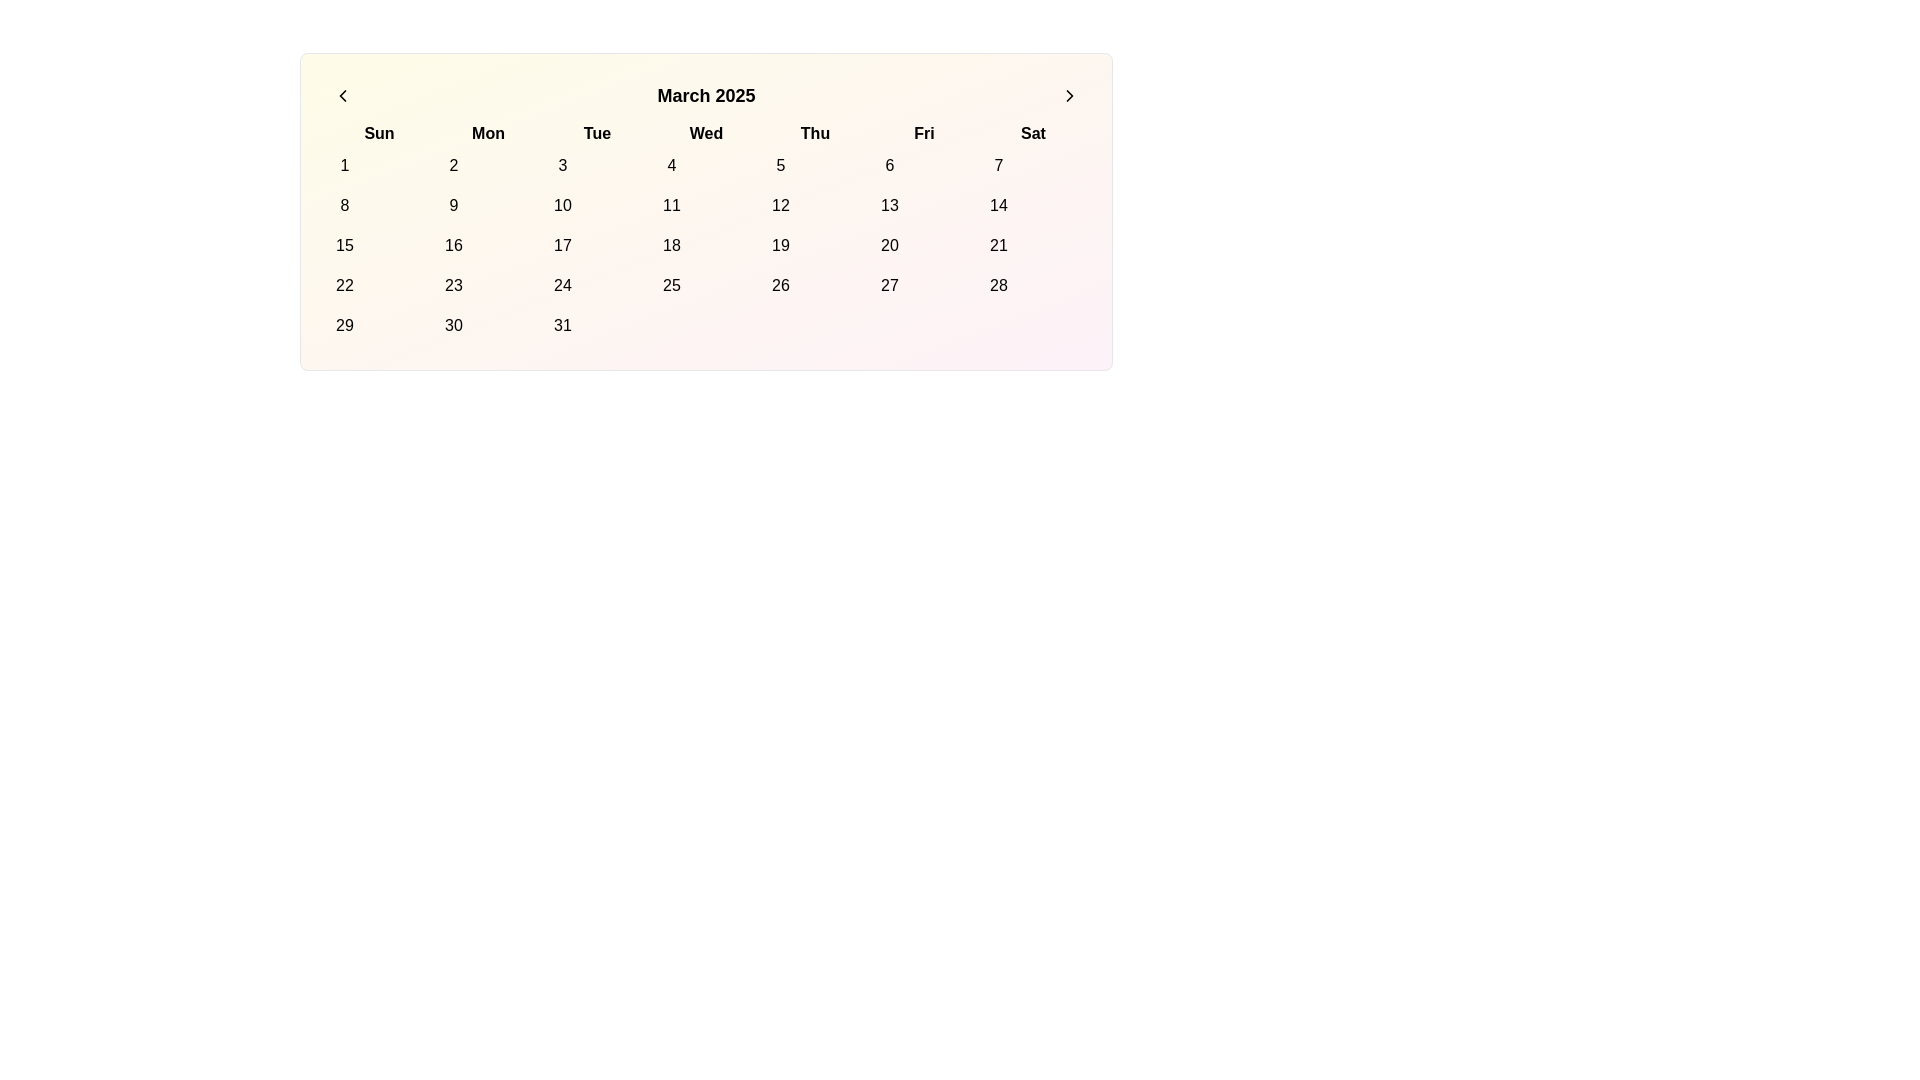  I want to click on the button representing the date '24' in the 'March 2025' calendar view, so click(561, 285).